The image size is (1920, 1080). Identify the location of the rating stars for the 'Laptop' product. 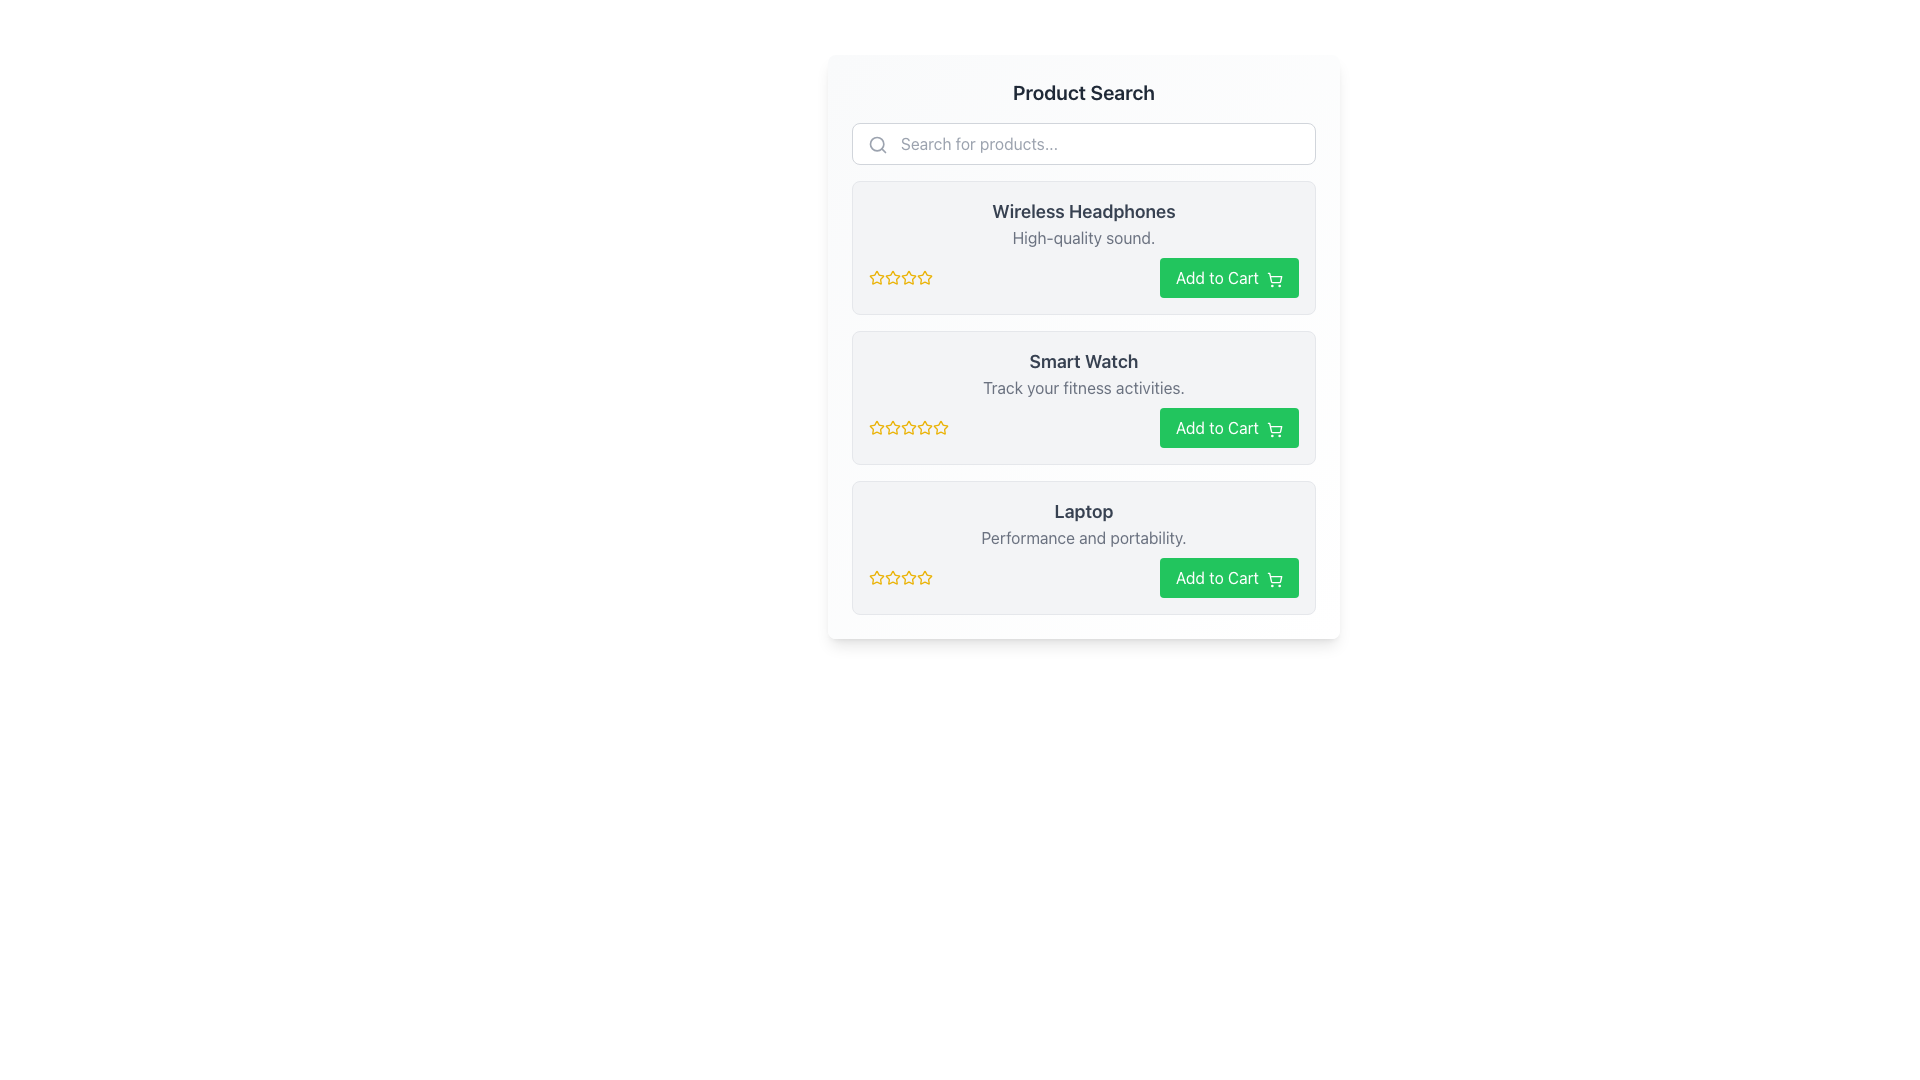
(900, 578).